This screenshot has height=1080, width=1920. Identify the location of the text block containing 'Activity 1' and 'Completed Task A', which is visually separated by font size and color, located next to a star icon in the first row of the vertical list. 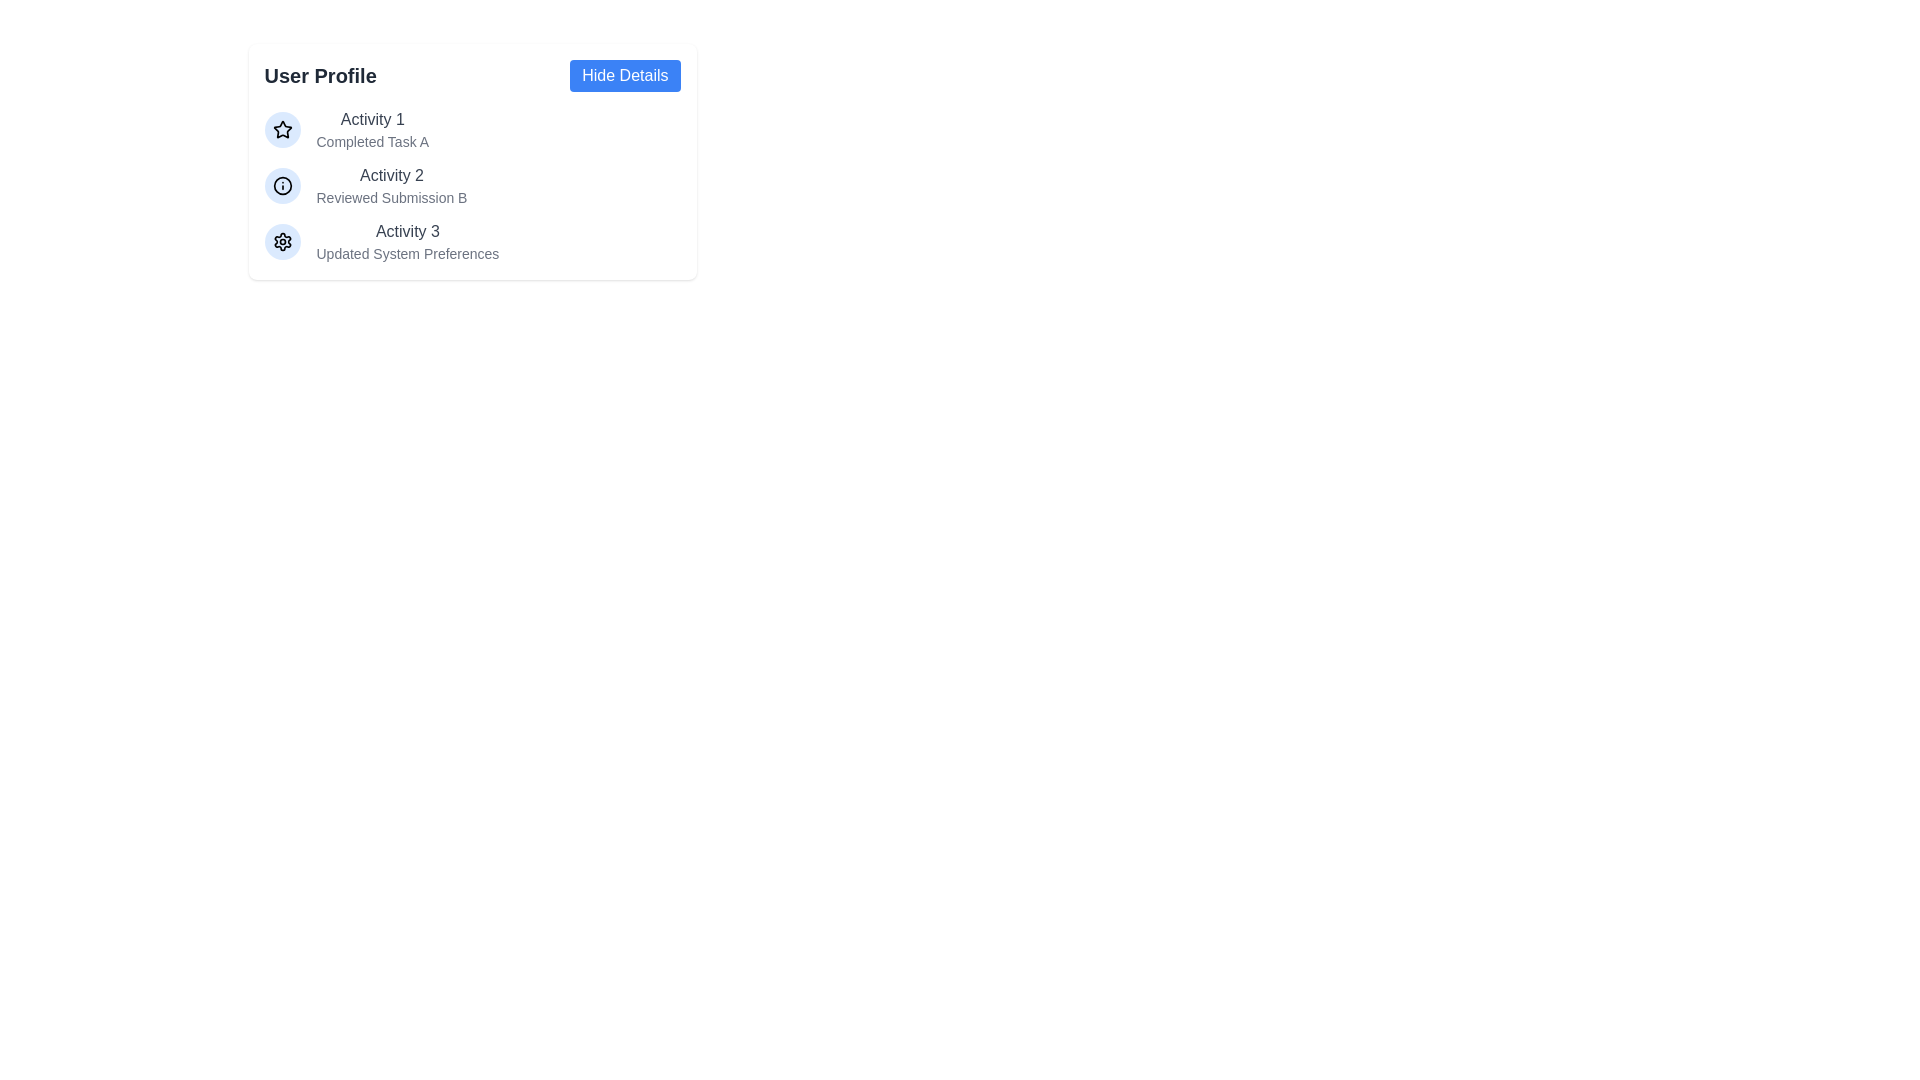
(372, 130).